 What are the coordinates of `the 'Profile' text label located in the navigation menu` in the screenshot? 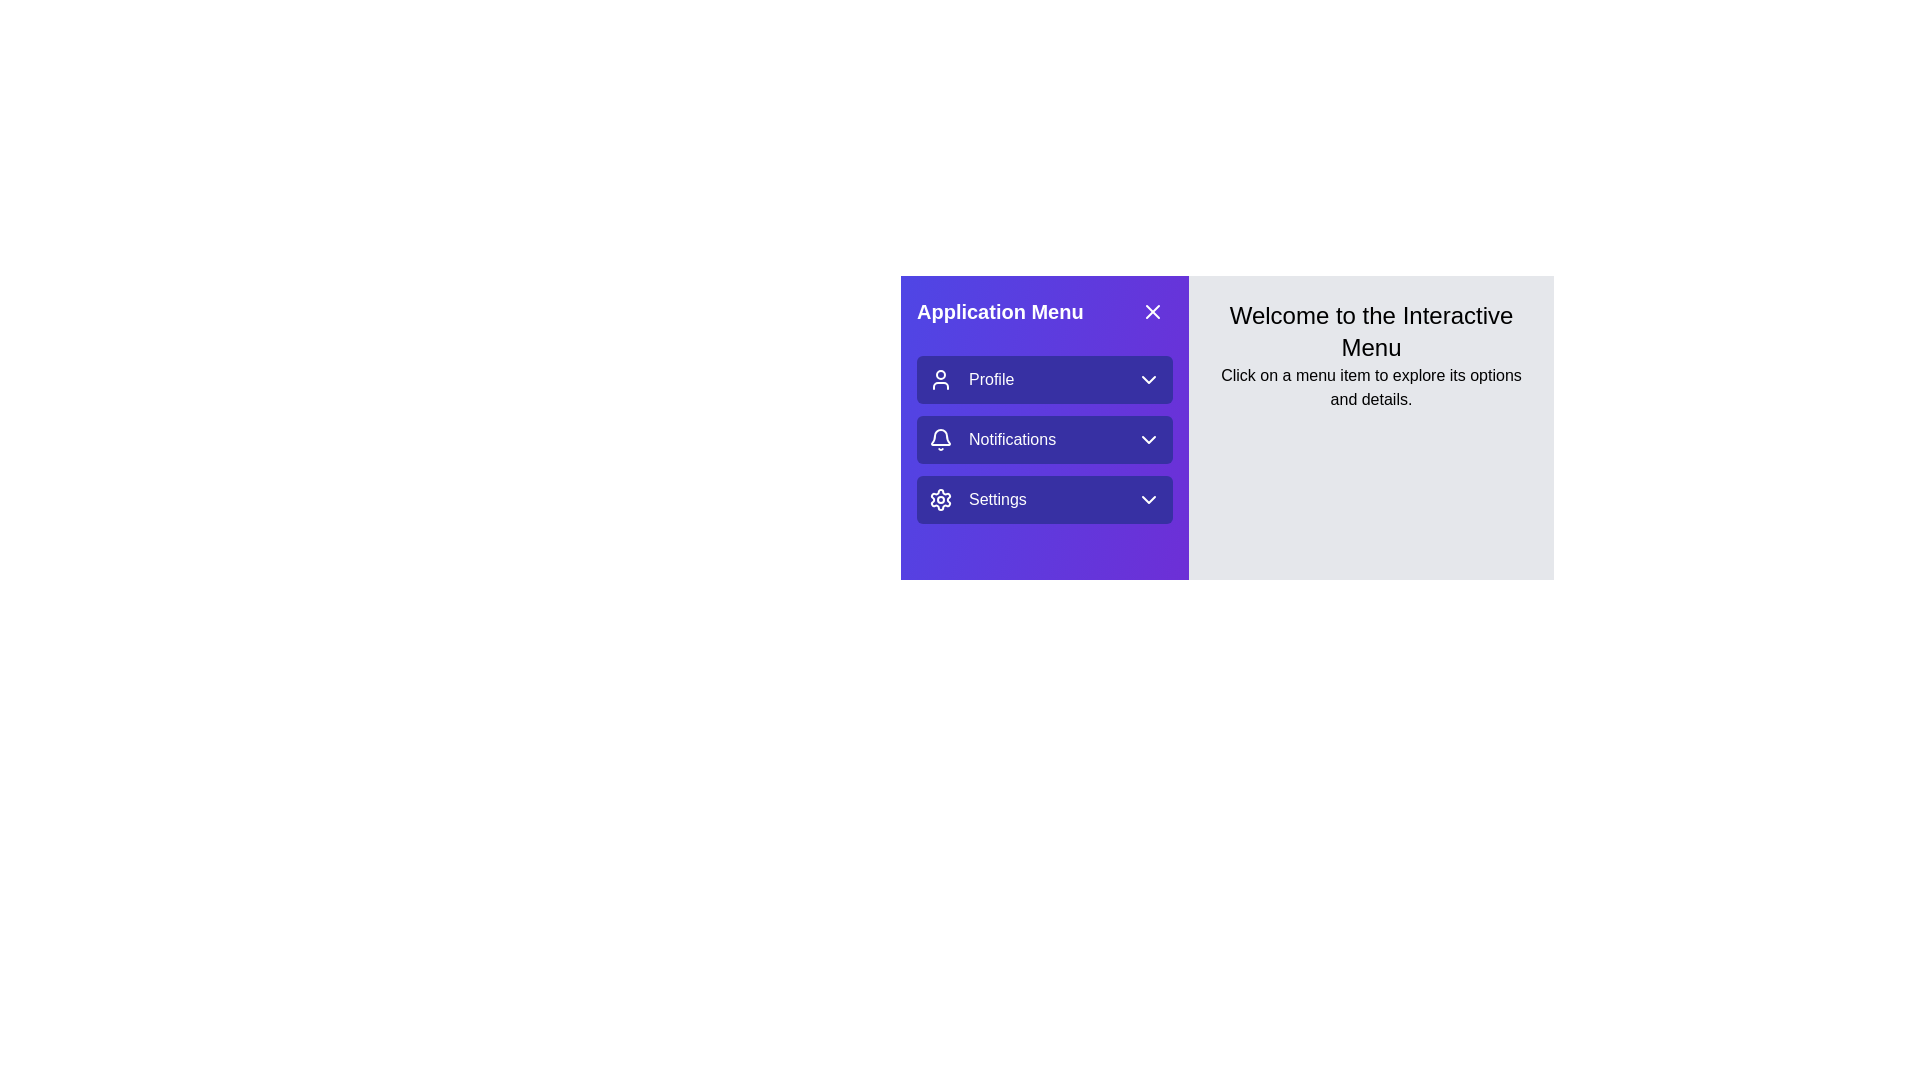 It's located at (991, 380).